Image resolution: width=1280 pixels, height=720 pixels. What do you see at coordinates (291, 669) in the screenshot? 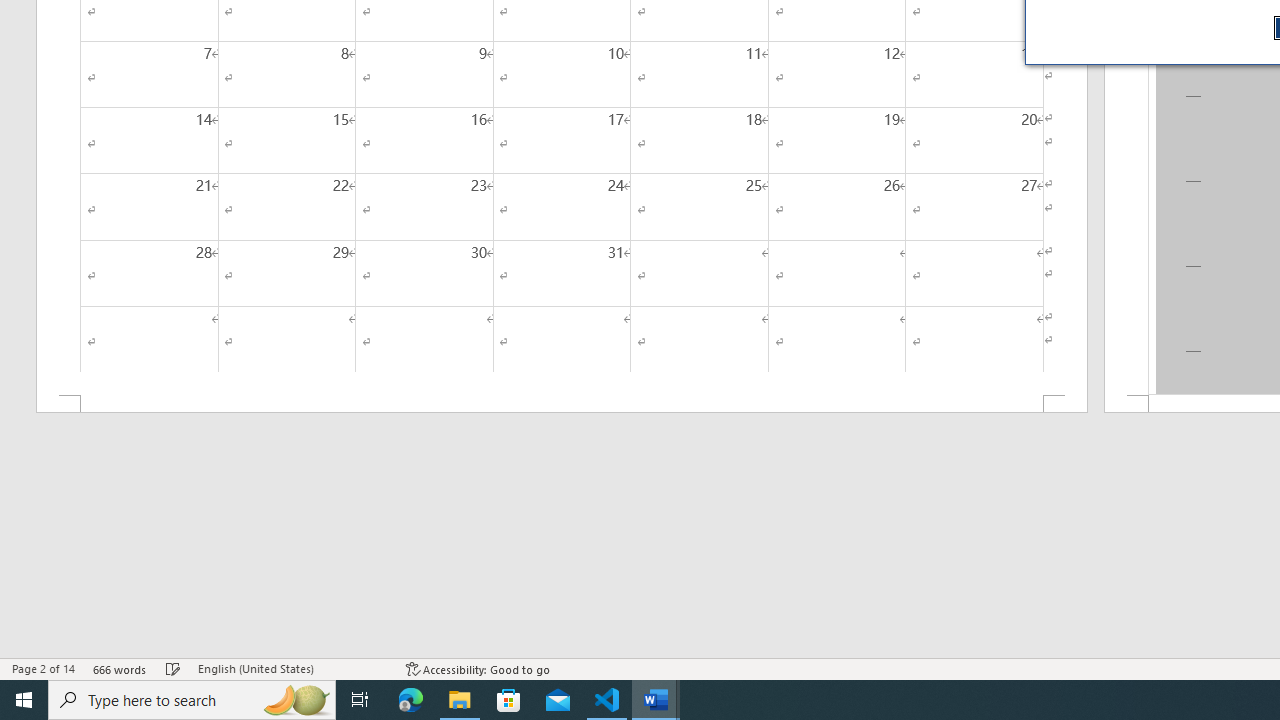
I see `'Language English (United States)'` at bounding box center [291, 669].